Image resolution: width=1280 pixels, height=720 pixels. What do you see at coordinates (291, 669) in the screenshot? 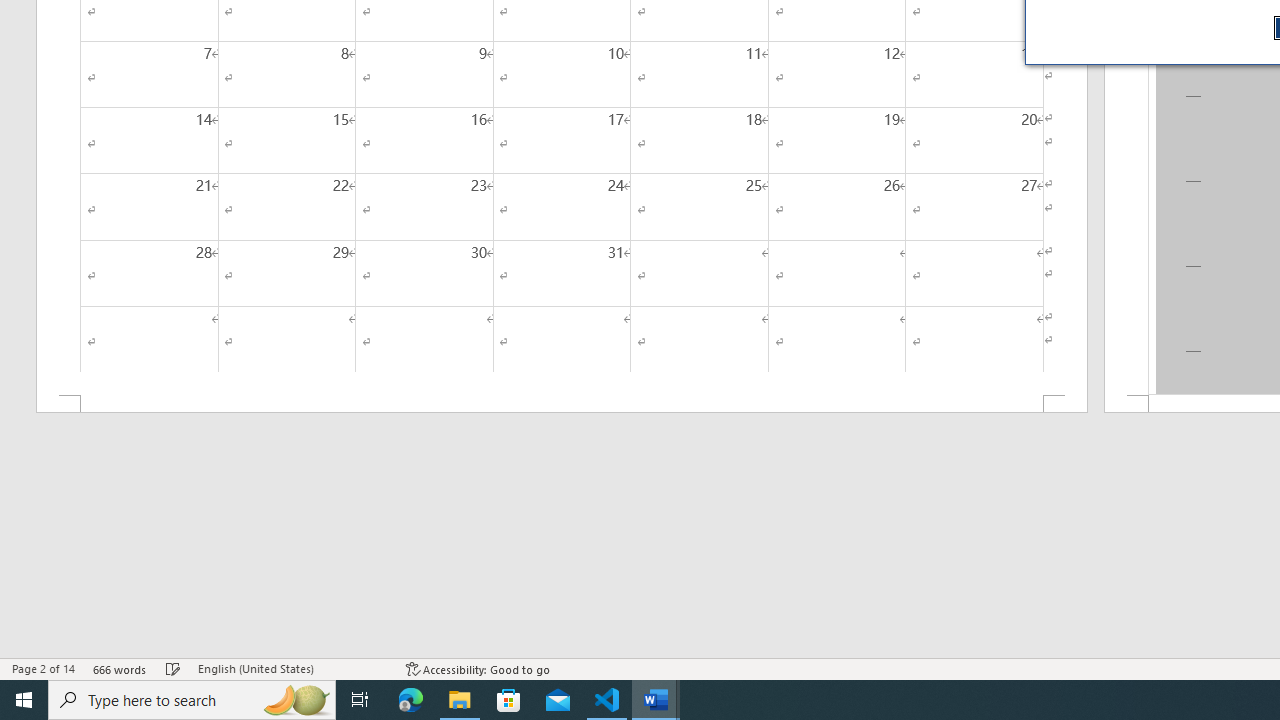
I see `'Language English (United States)'` at bounding box center [291, 669].